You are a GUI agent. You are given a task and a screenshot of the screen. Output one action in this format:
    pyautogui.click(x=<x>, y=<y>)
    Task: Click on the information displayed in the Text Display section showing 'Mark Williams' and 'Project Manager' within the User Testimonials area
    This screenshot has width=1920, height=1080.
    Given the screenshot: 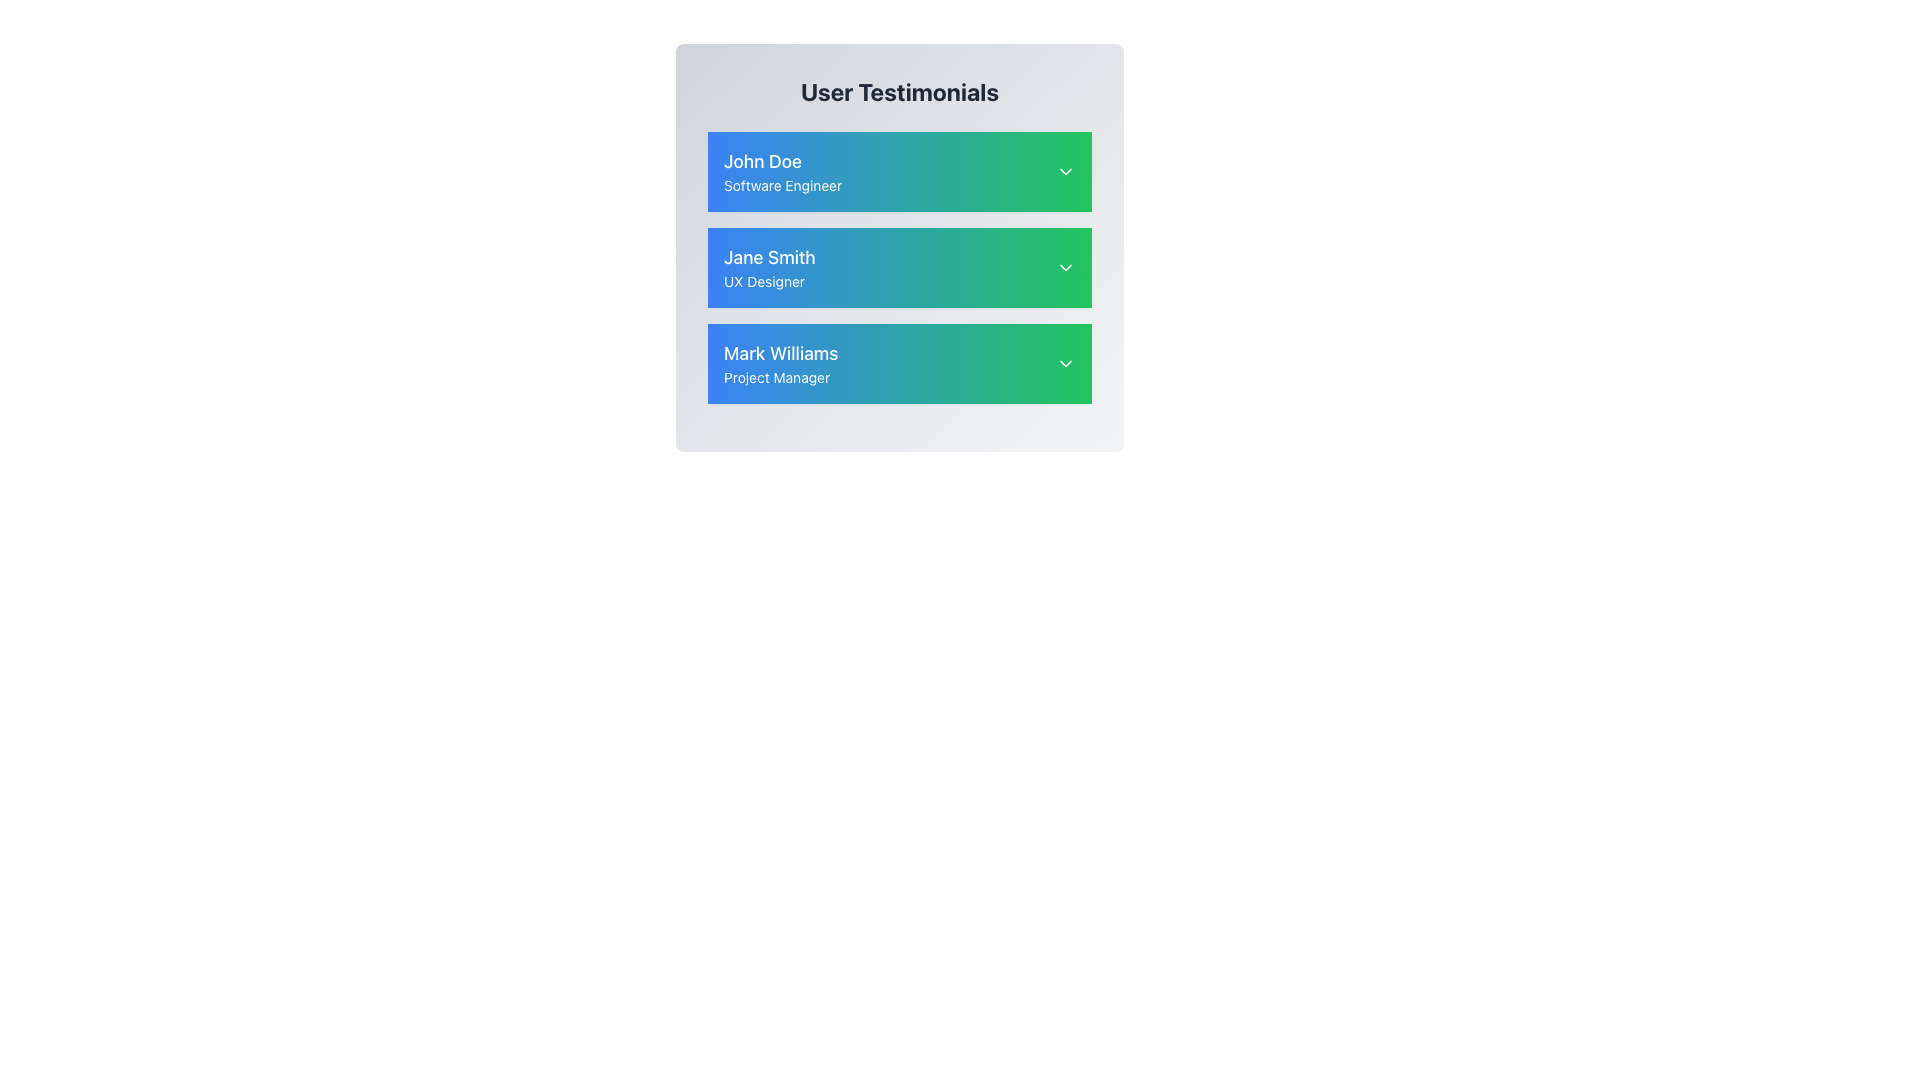 What is the action you would take?
    pyautogui.click(x=780, y=363)
    